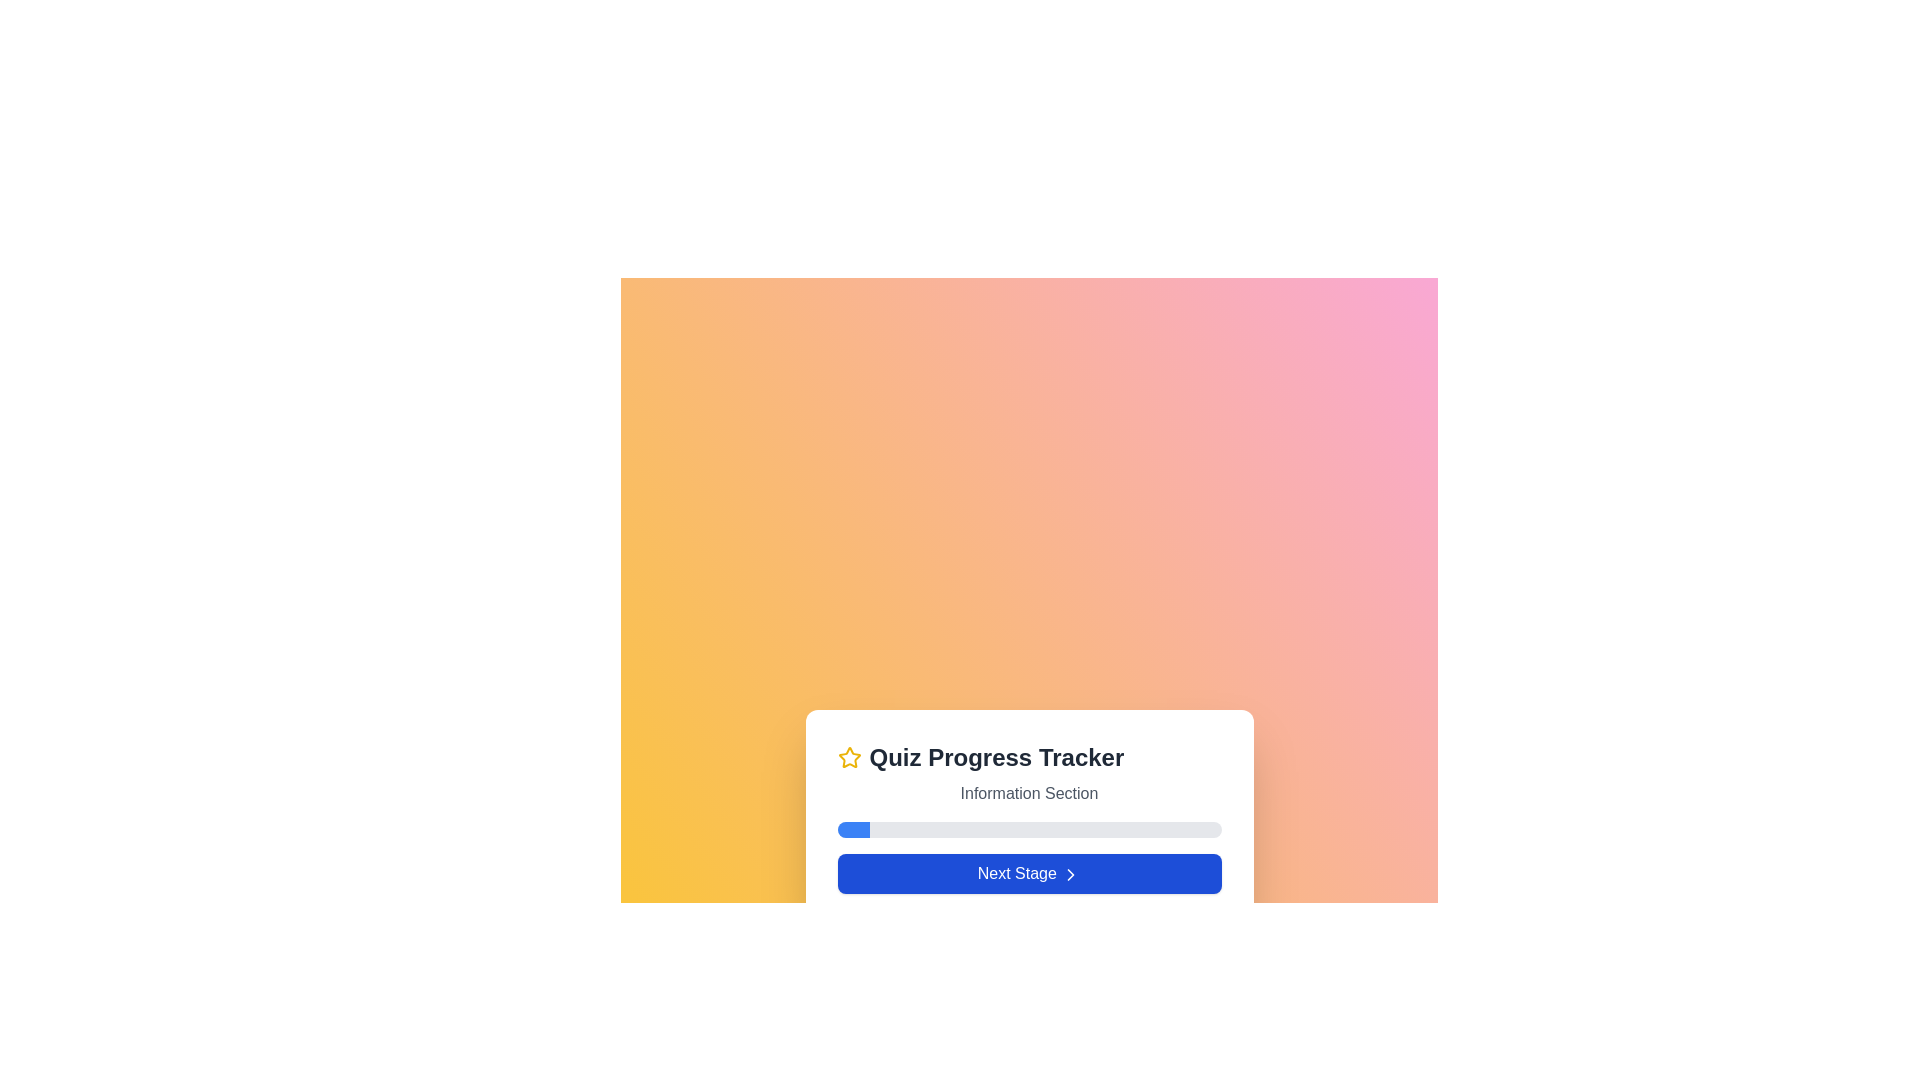 The width and height of the screenshot is (1920, 1080). I want to click on the right-pointing chevron arrow icon located on the 'Next Stage' button at the lower part of the 'Quiz Progress Tracker' card, so click(1070, 873).